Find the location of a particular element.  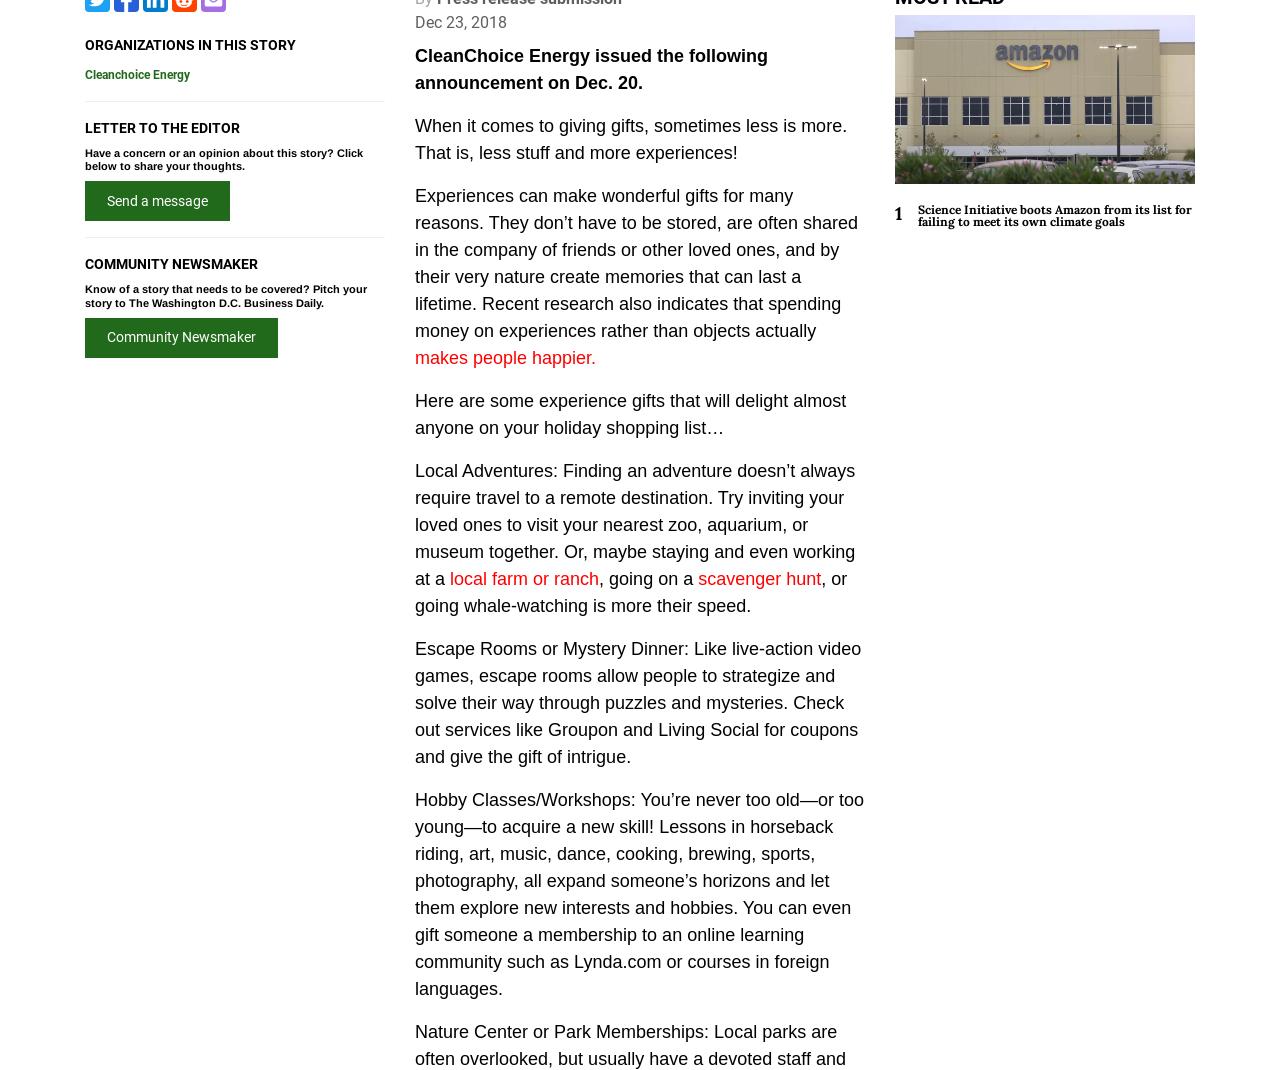

'Escape Rooms or Mystery Dinner: Like live-action video games, escape rooms allow people to strategize and solve their way through puzzles and mysteries. Check out services like Groupon and Living Social for coupons and give the gift of intrigue.' is located at coordinates (413, 702).